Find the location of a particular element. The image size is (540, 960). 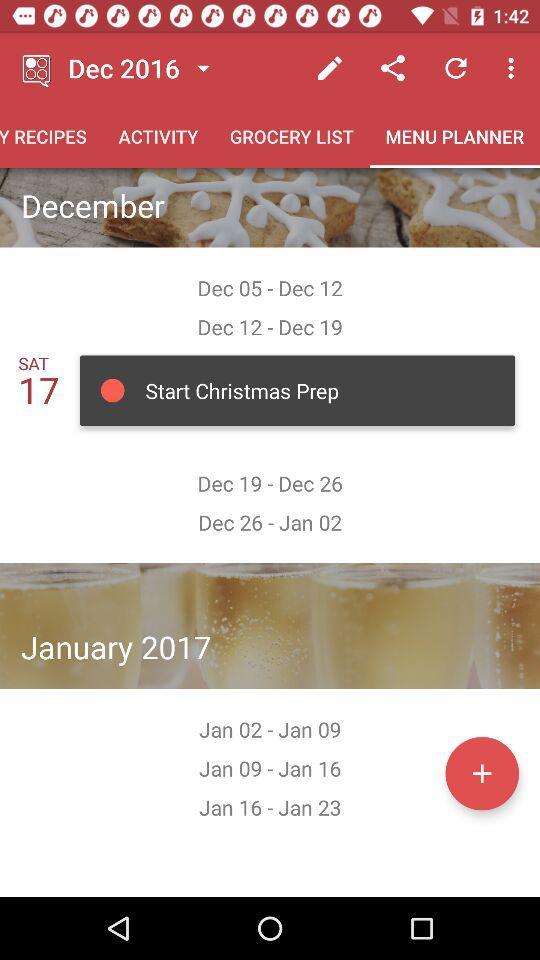

the add icon is located at coordinates (481, 772).